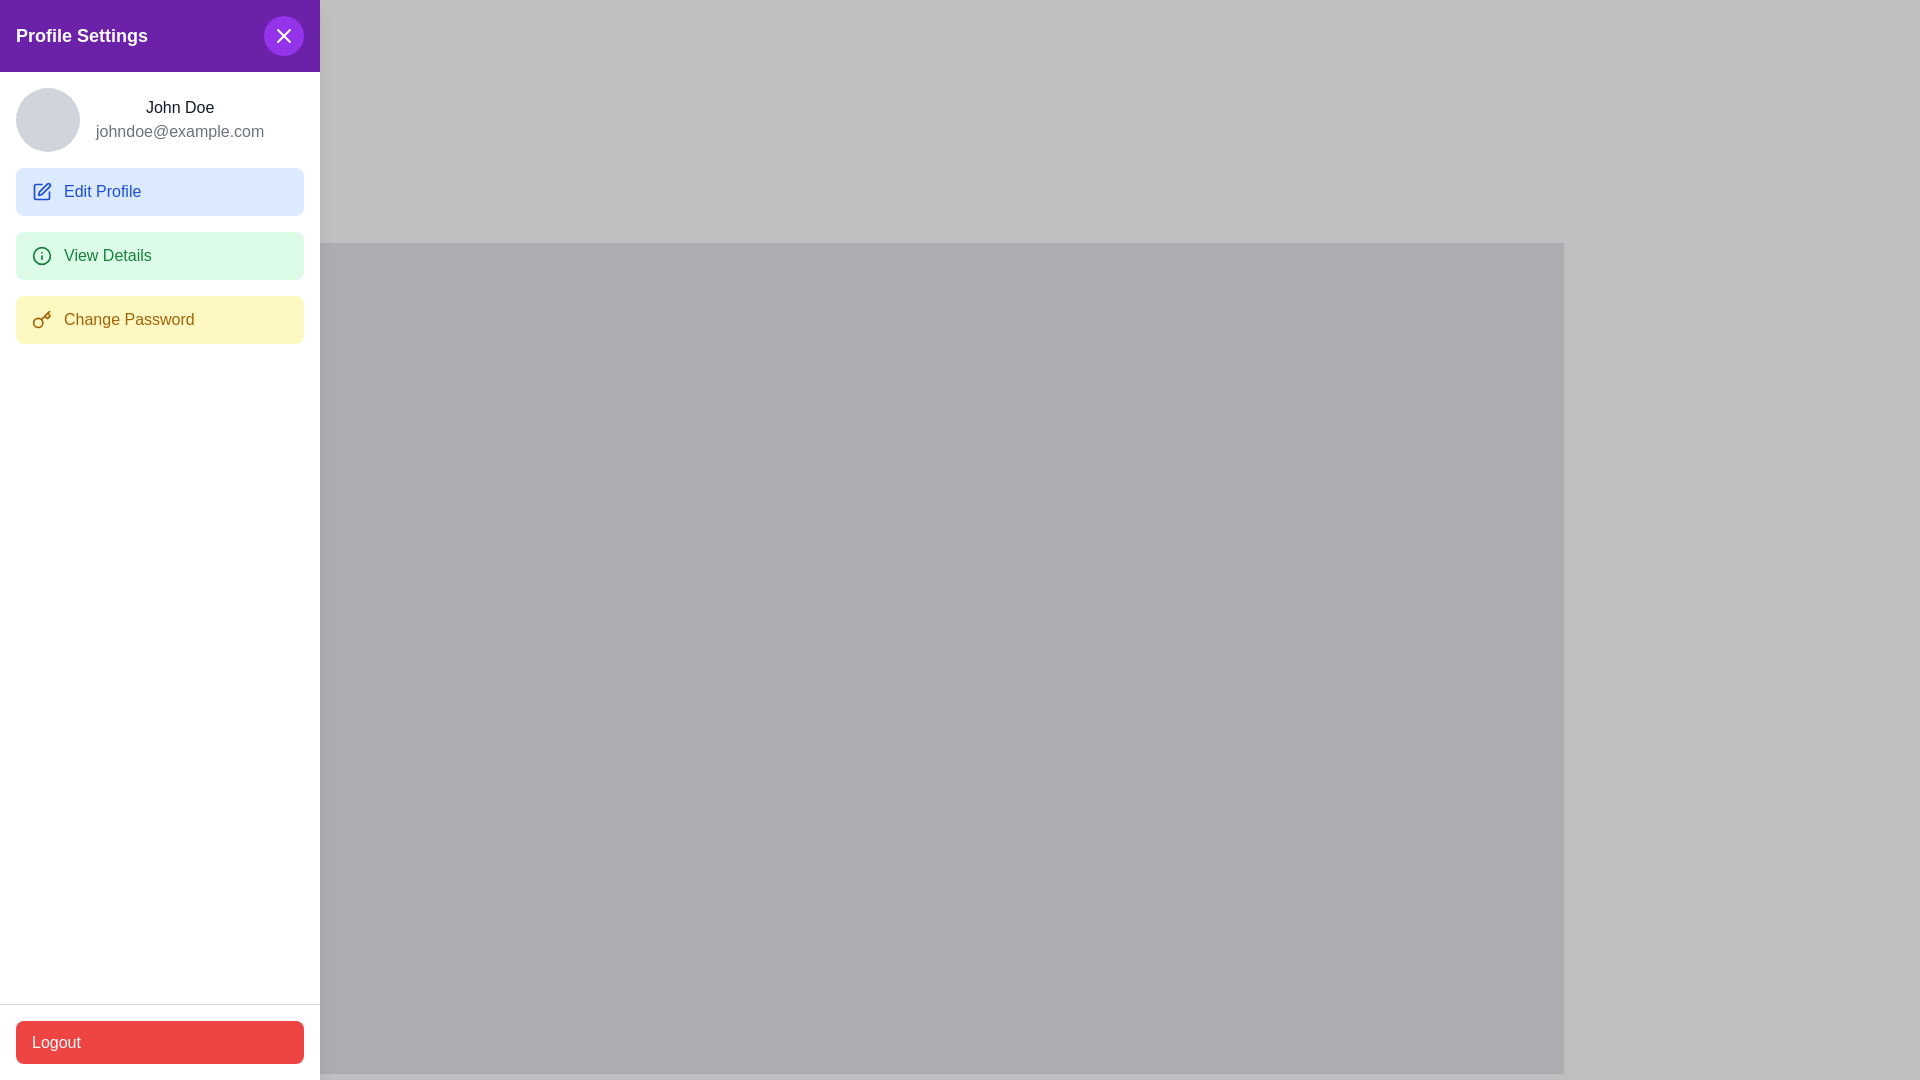 Image resolution: width=1920 pixels, height=1080 pixels. What do you see at coordinates (180, 108) in the screenshot?
I see `the text label displaying the user's name, positioned just under the circular avatar icon and above the email address 'johndoe@example.com'` at bounding box center [180, 108].